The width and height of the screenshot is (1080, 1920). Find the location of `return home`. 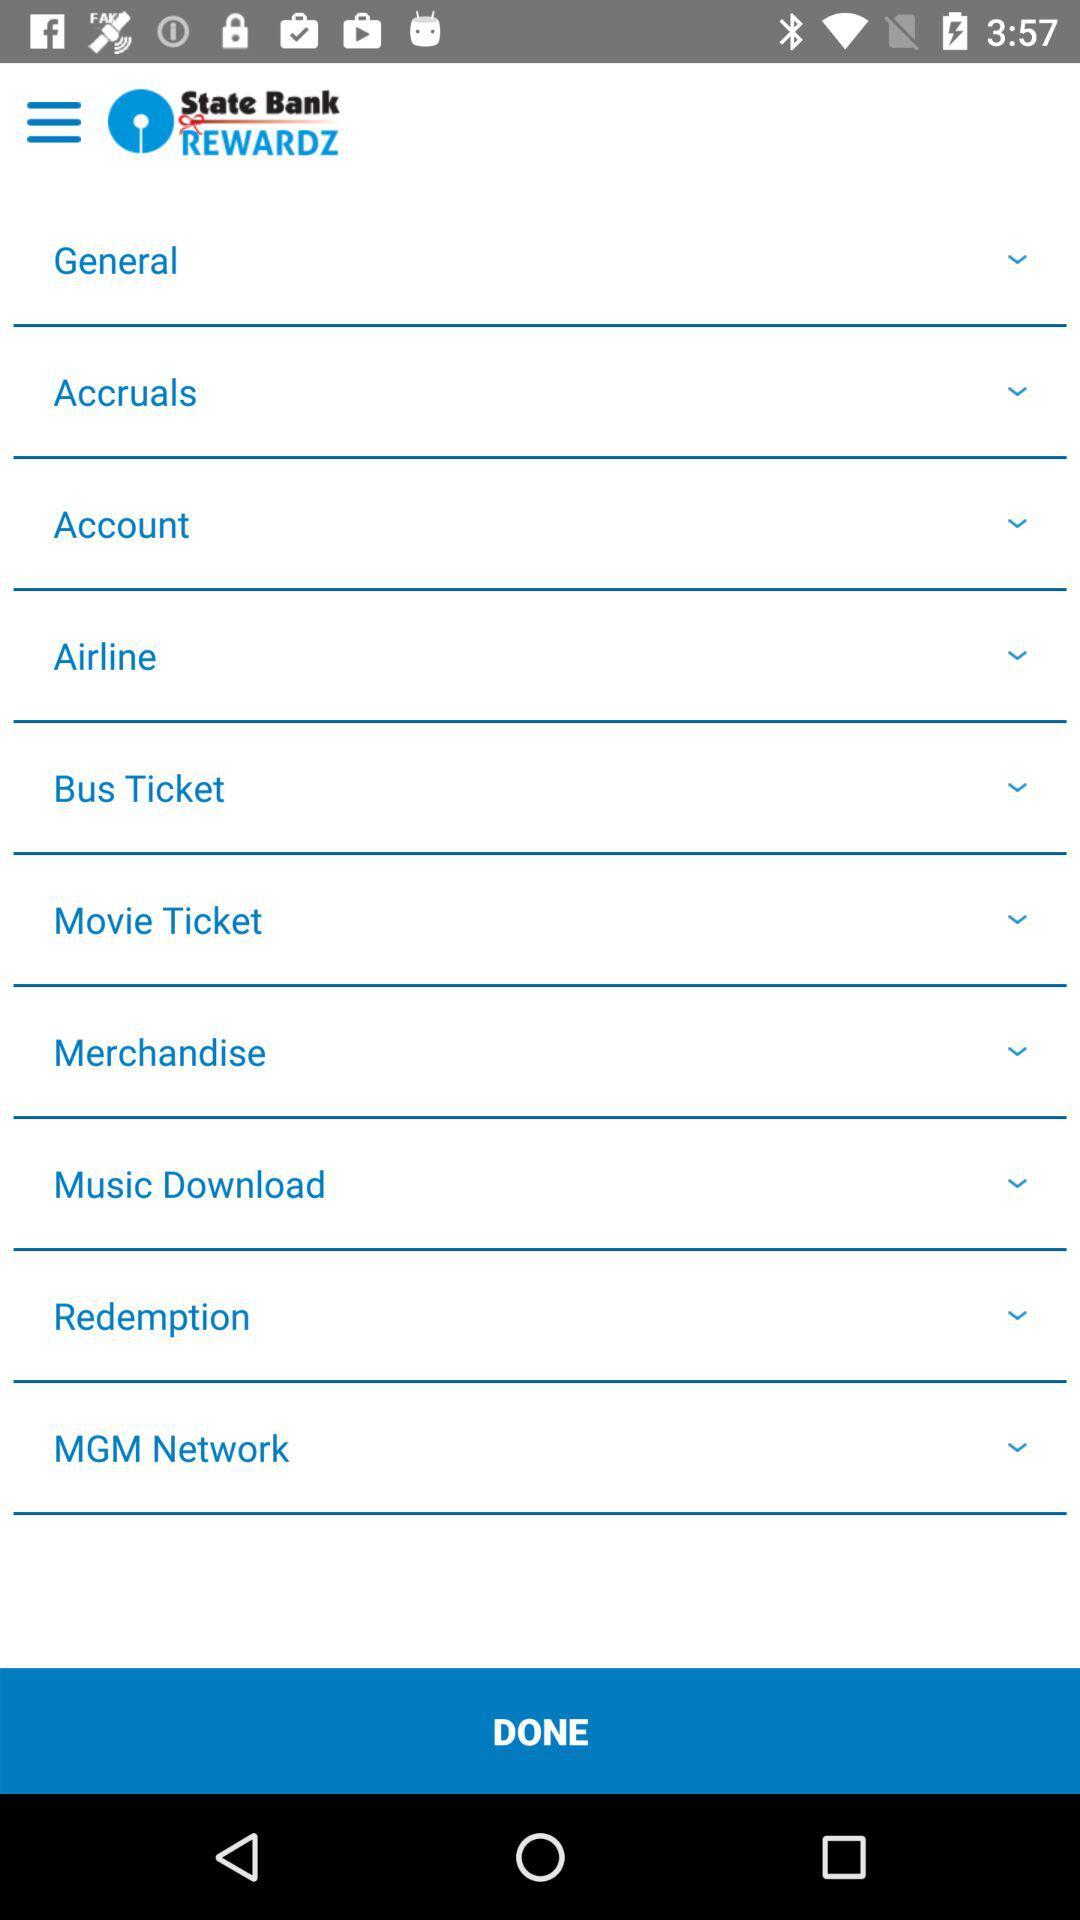

return home is located at coordinates (224, 121).